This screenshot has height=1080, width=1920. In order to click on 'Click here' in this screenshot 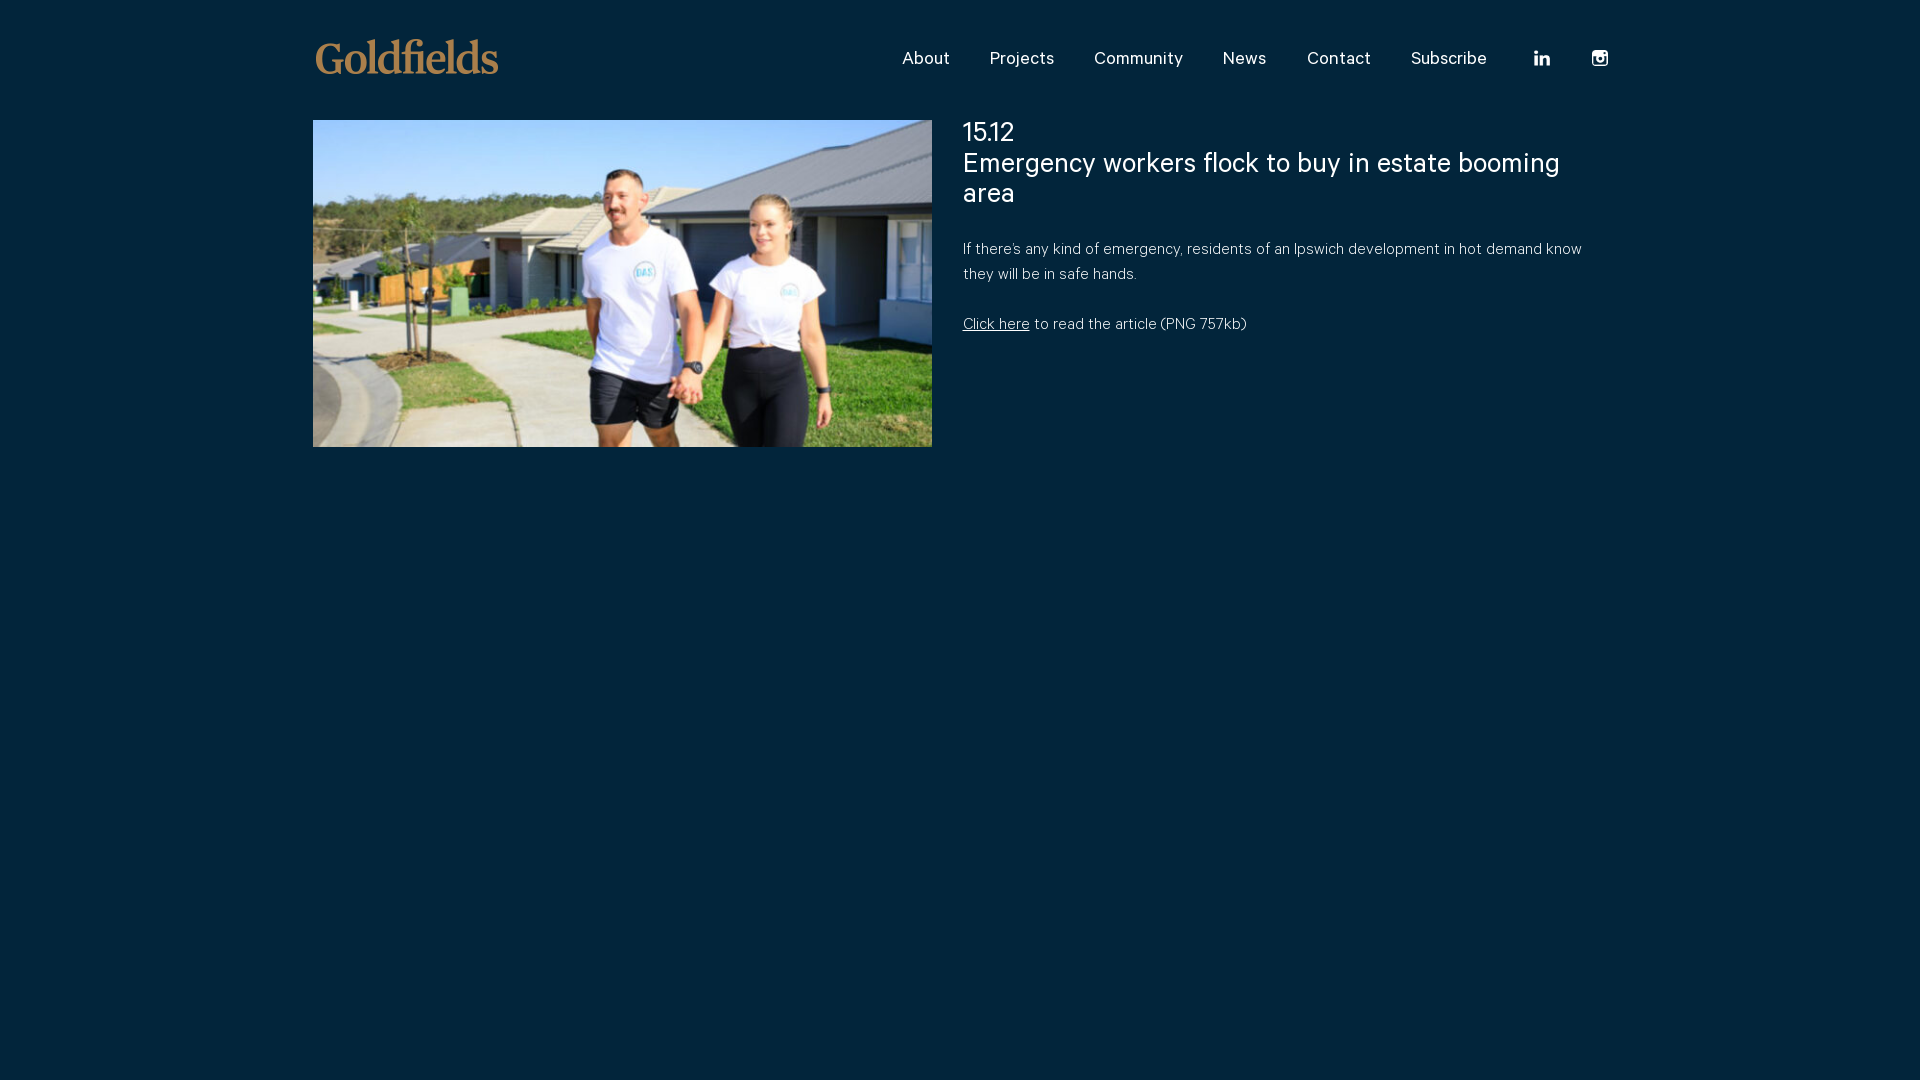, I will do `click(995, 325)`.